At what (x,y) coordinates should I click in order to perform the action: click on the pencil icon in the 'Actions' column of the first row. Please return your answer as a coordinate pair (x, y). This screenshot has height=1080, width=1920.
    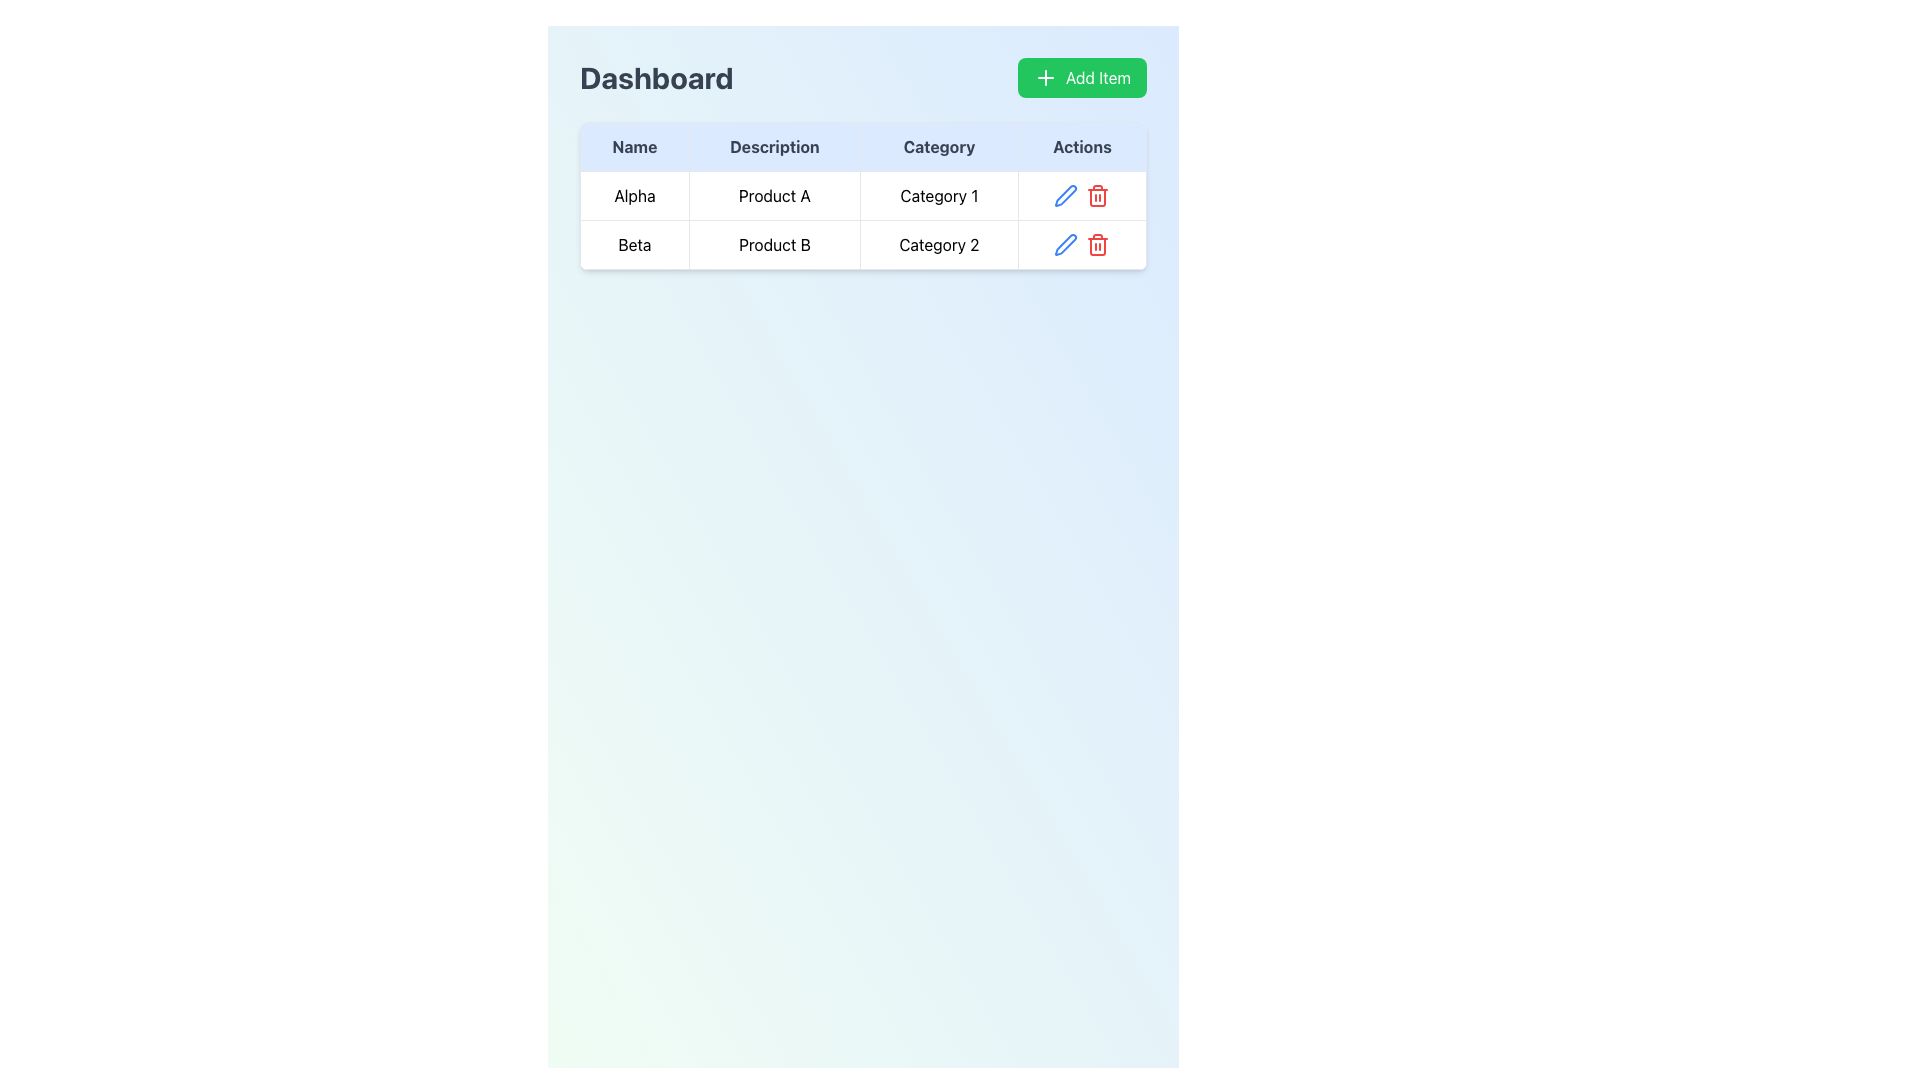
    Looking at the image, I should click on (1081, 196).